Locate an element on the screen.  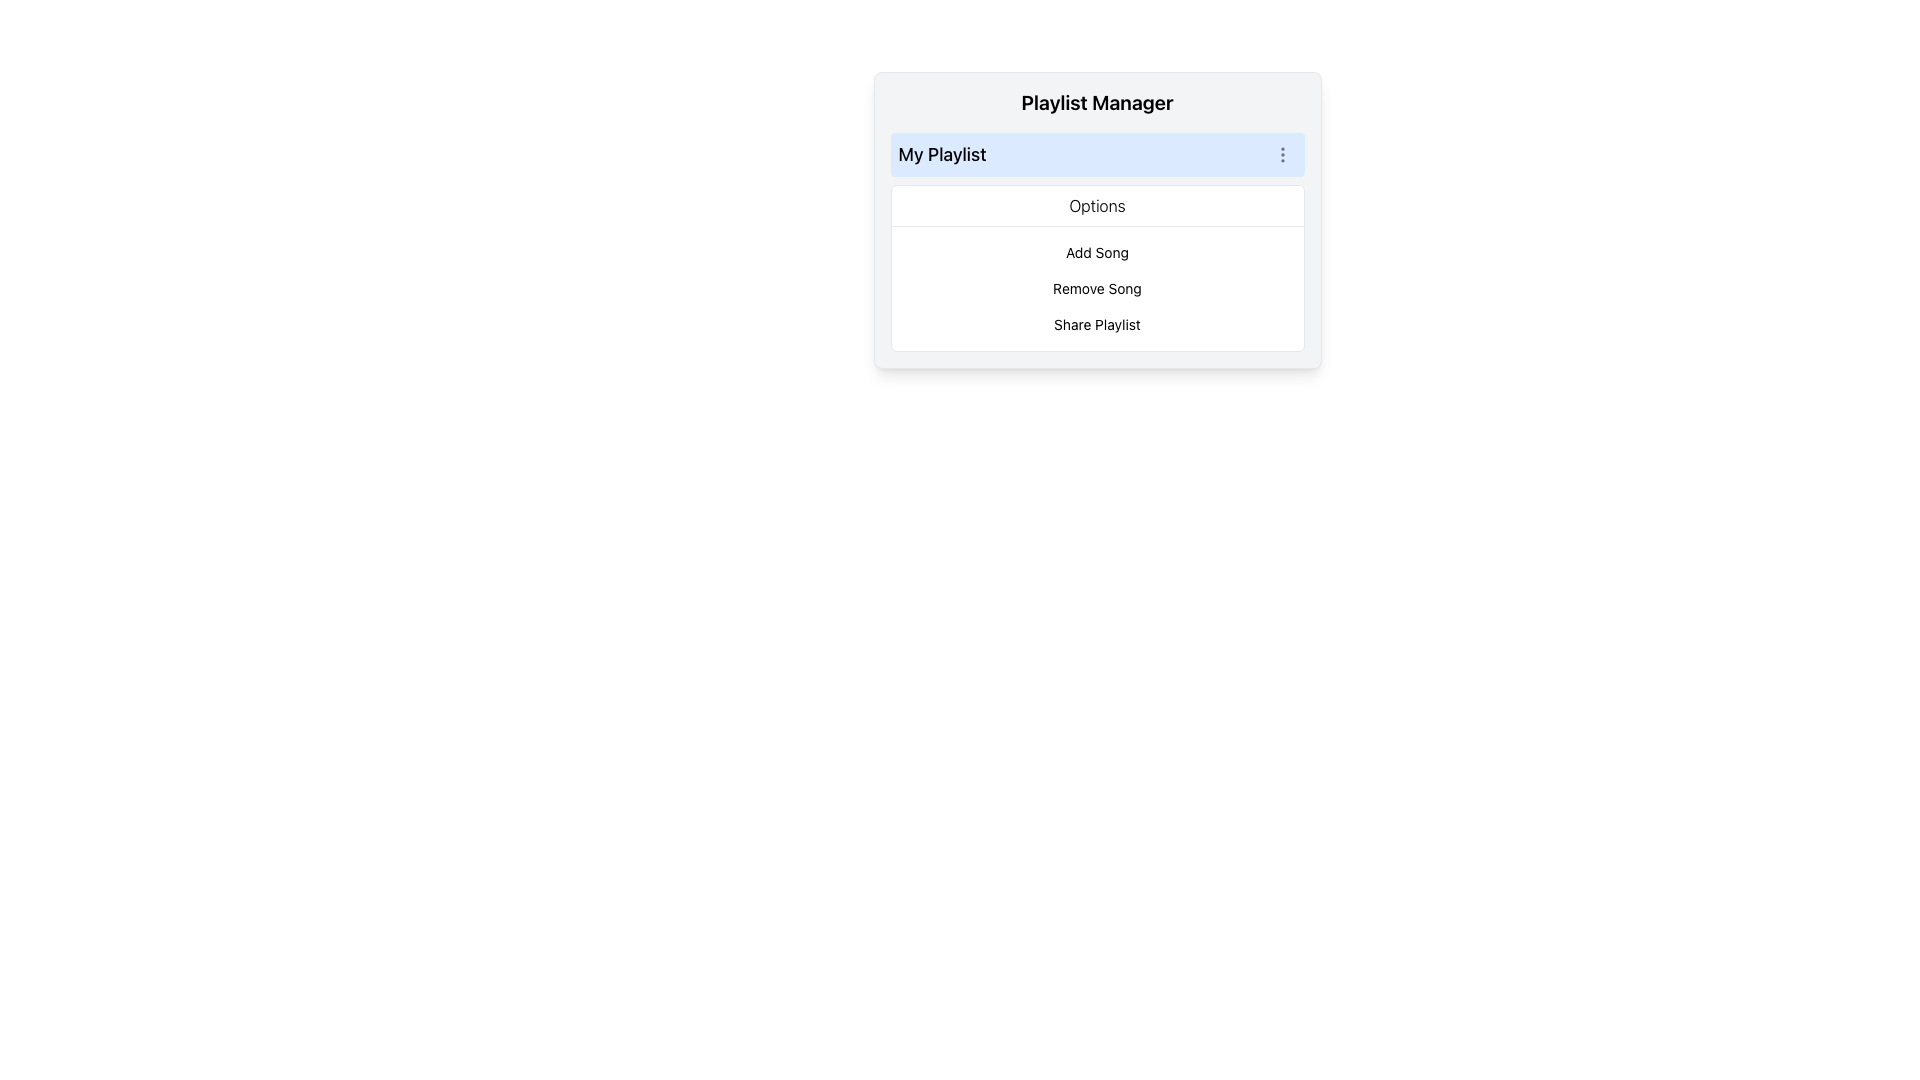
the text element labeled 'Add Song' located in the dropdown menu under the 'Options' header is located at coordinates (1096, 252).